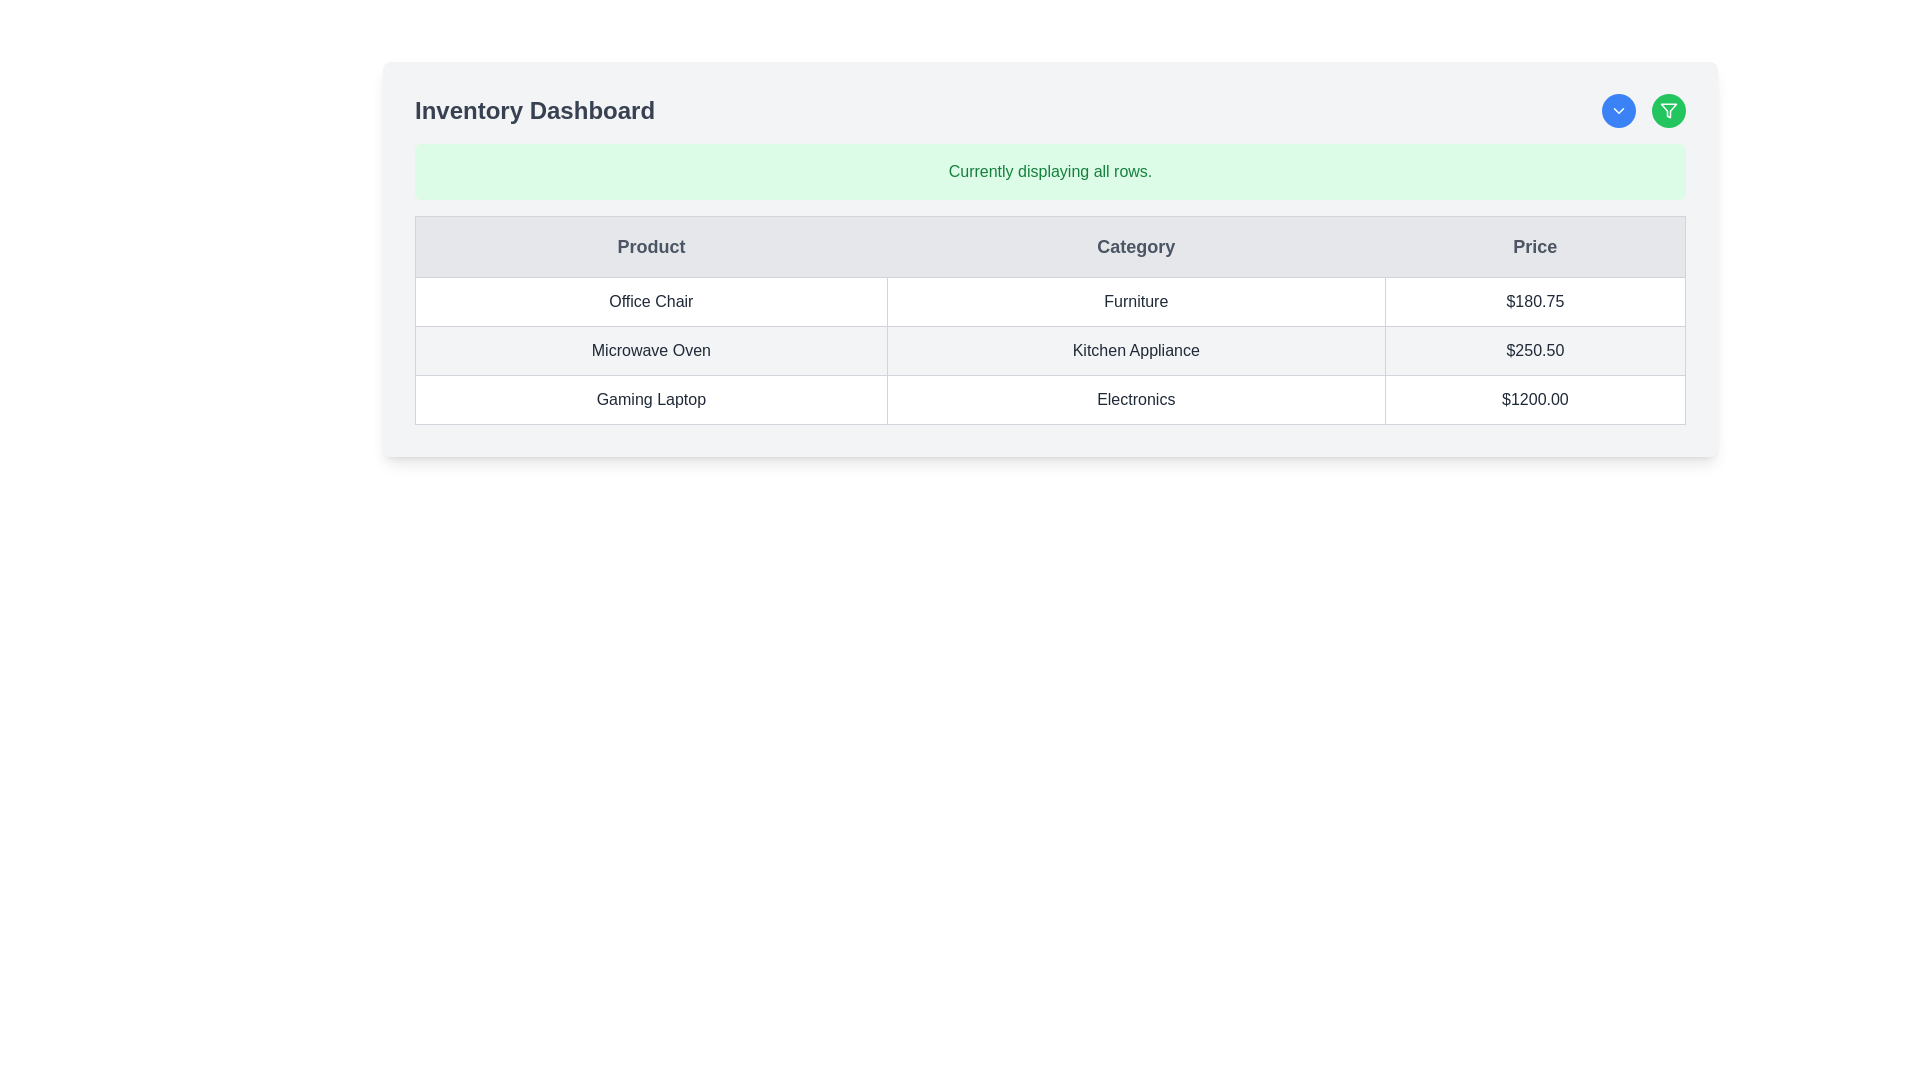 The height and width of the screenshot is (1080, 1920). I want to click on the price text box displaying the price of the 'Gaming Laptop', so click(1534, 400).